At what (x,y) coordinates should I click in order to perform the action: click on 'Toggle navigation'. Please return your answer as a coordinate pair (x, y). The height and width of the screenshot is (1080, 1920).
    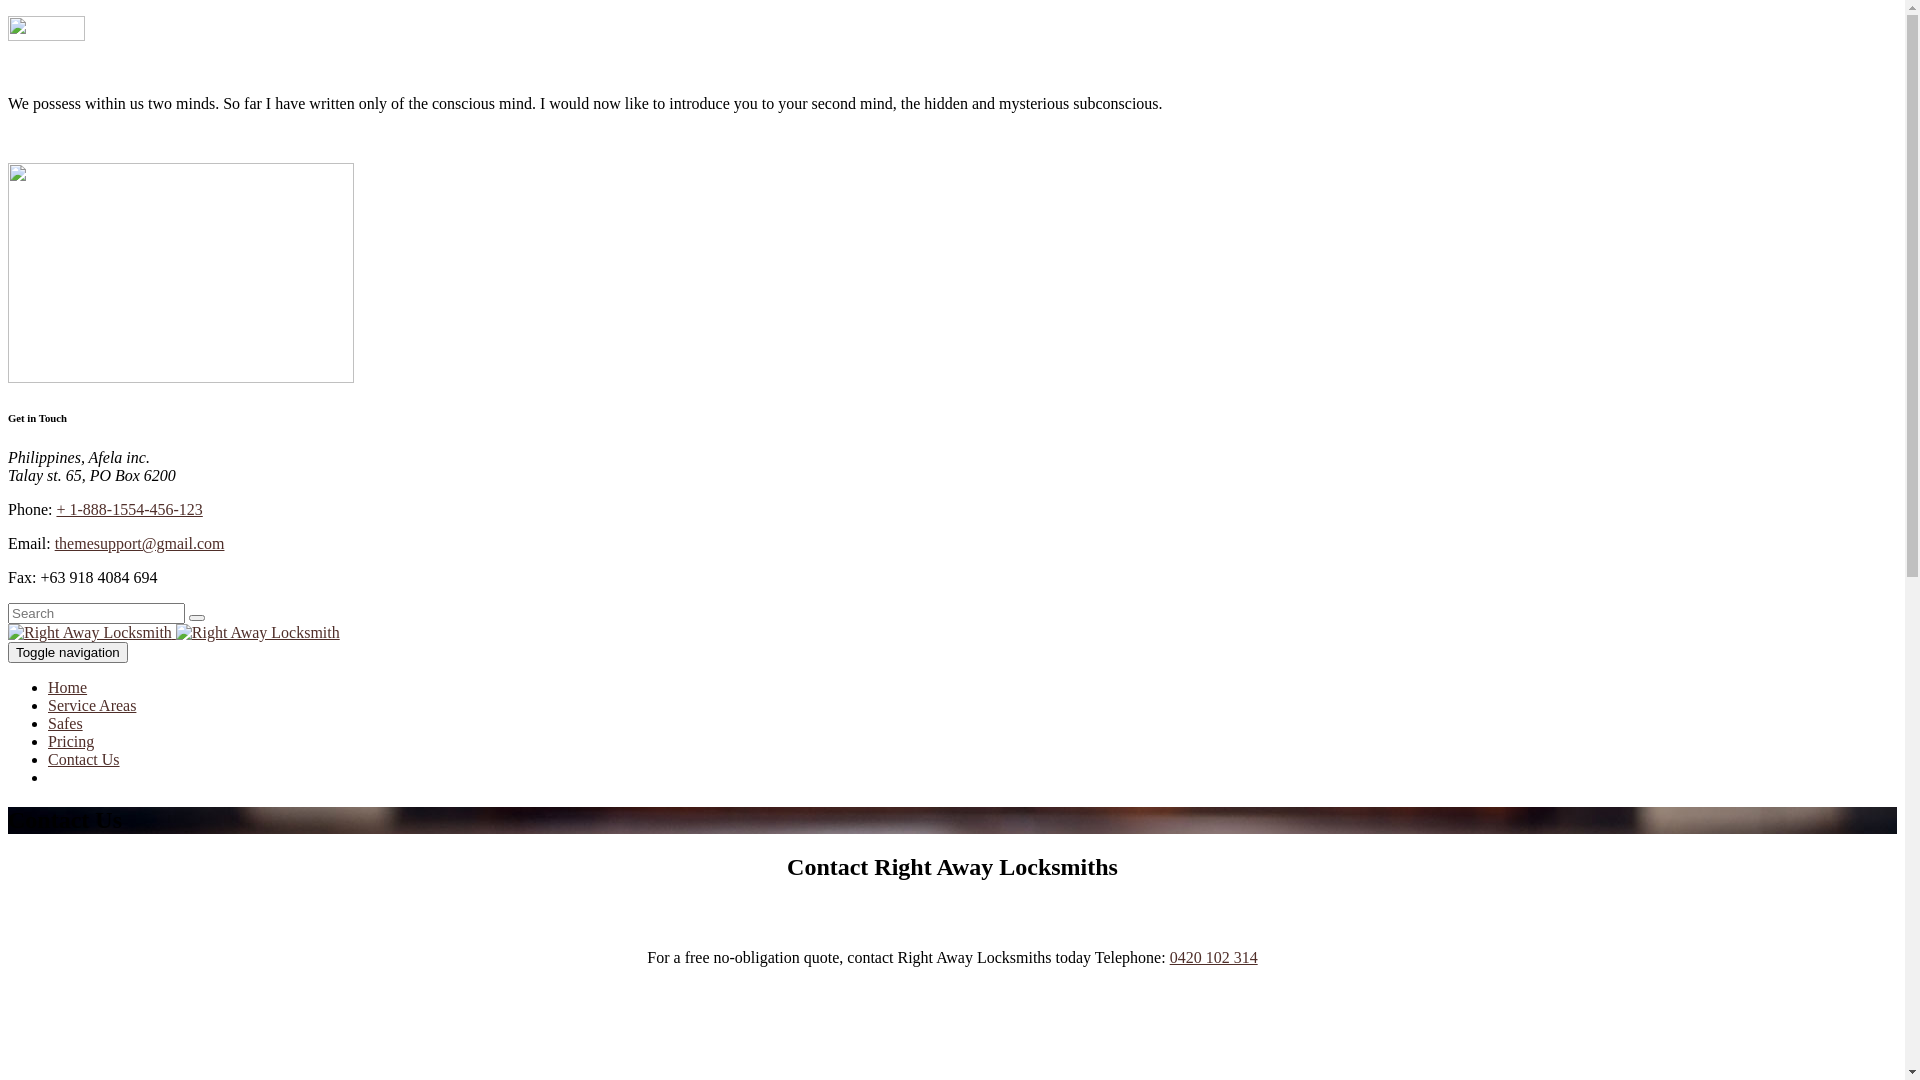
    Looking at the image, I should click on (67, 652).